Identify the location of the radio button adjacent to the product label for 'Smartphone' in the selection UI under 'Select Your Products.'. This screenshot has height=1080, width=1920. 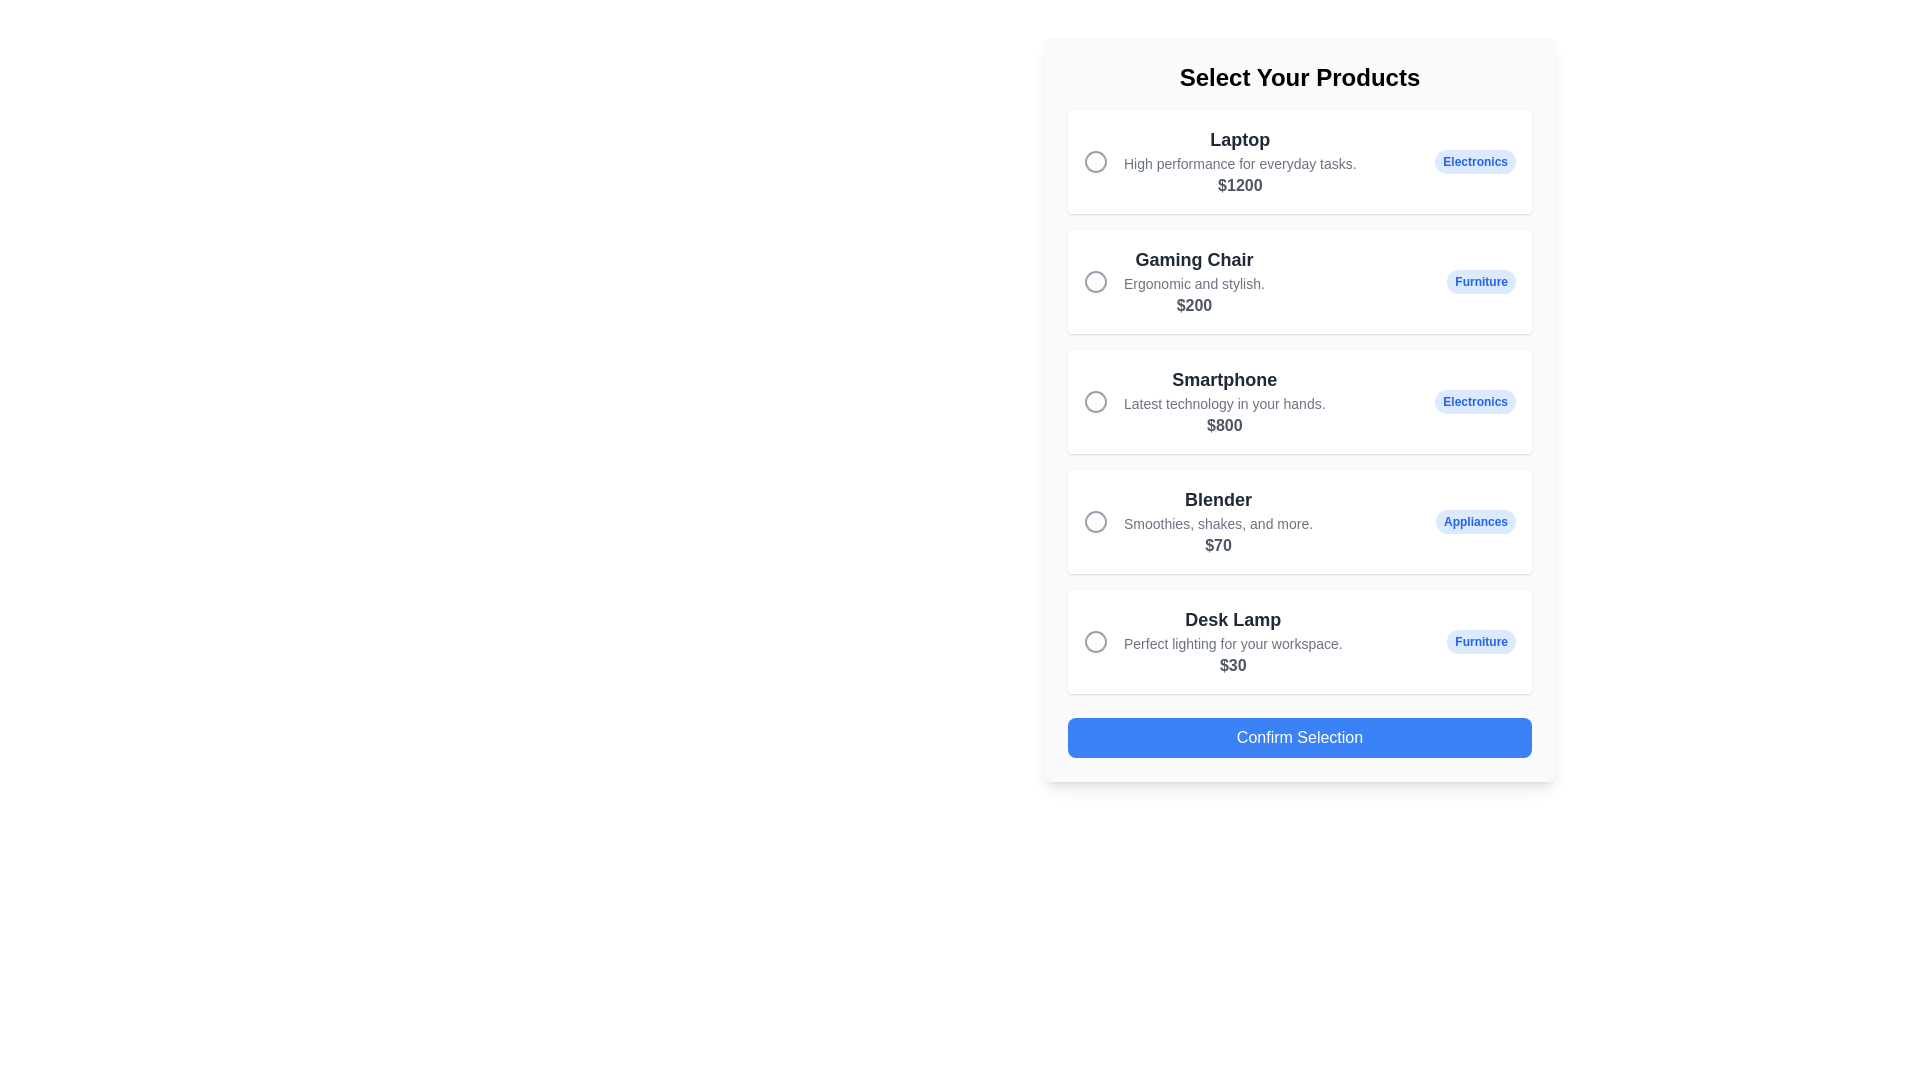
(1223, 401).